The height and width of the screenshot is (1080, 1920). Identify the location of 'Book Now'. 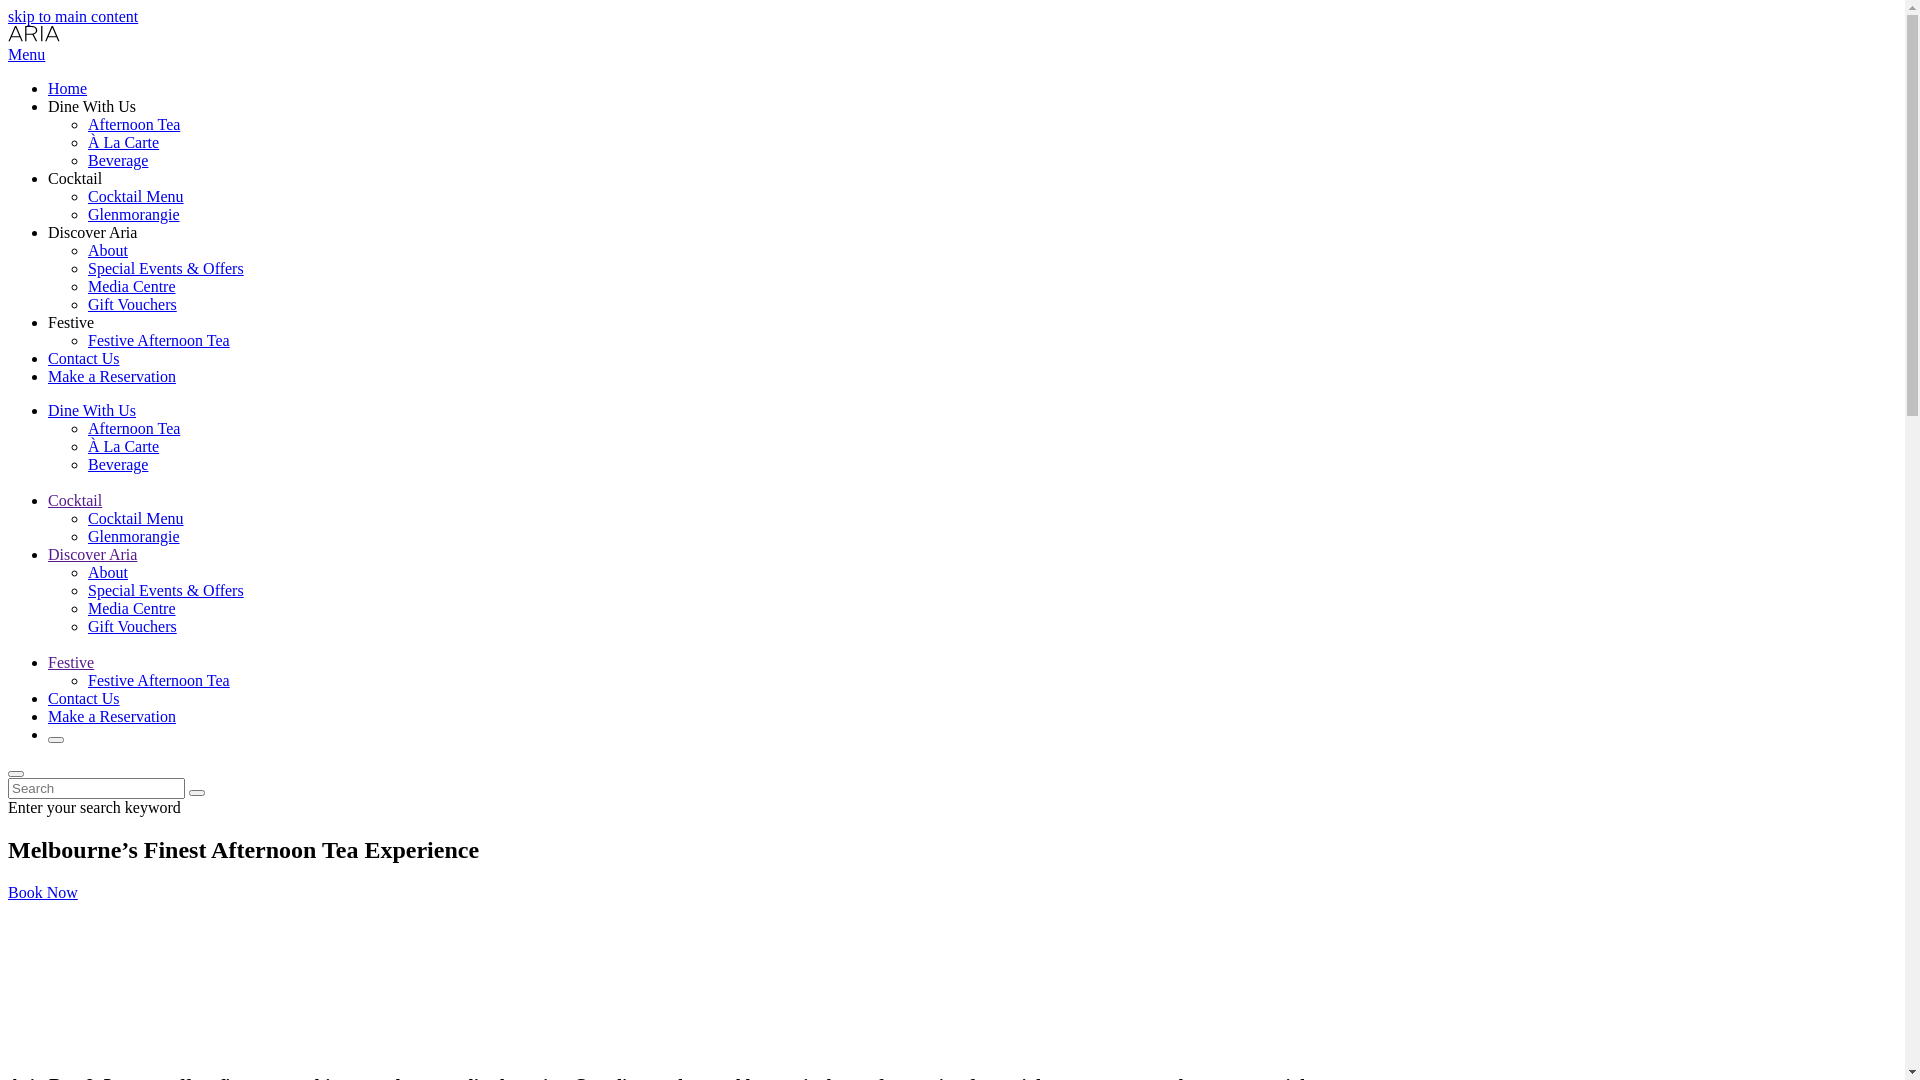
(43, 891).